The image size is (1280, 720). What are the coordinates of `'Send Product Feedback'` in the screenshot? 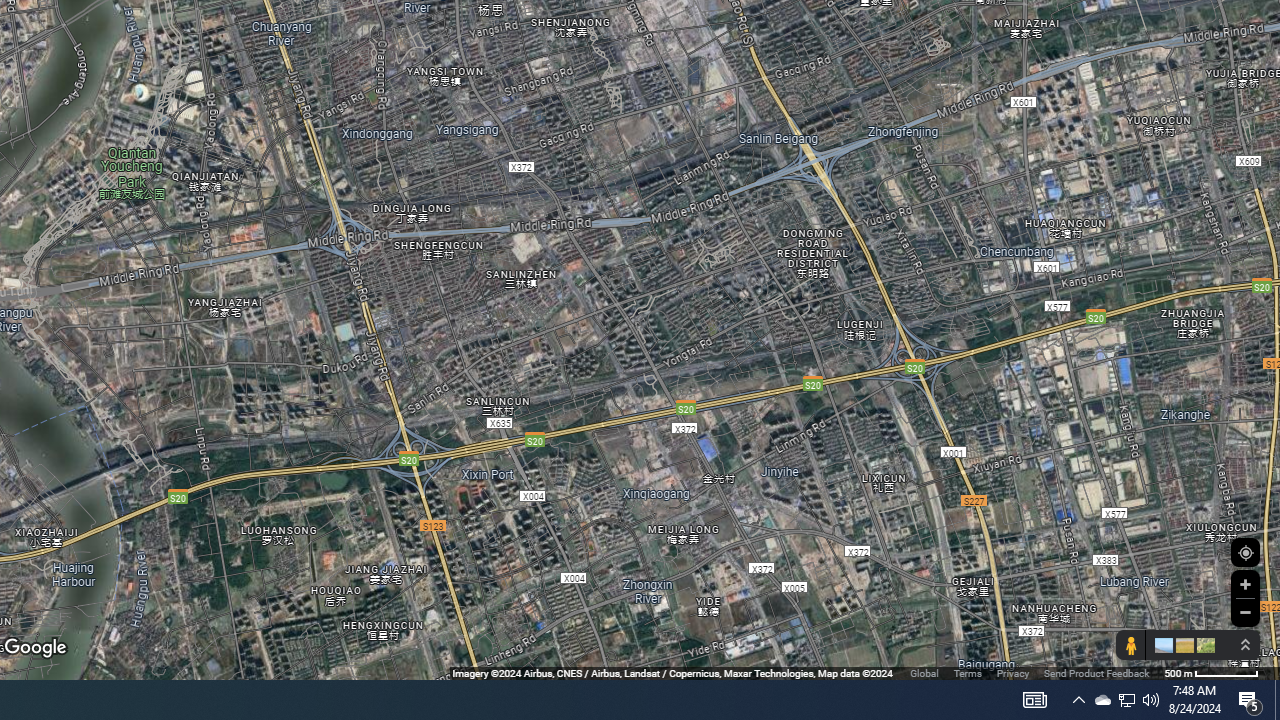 It's located at (1095, 673).